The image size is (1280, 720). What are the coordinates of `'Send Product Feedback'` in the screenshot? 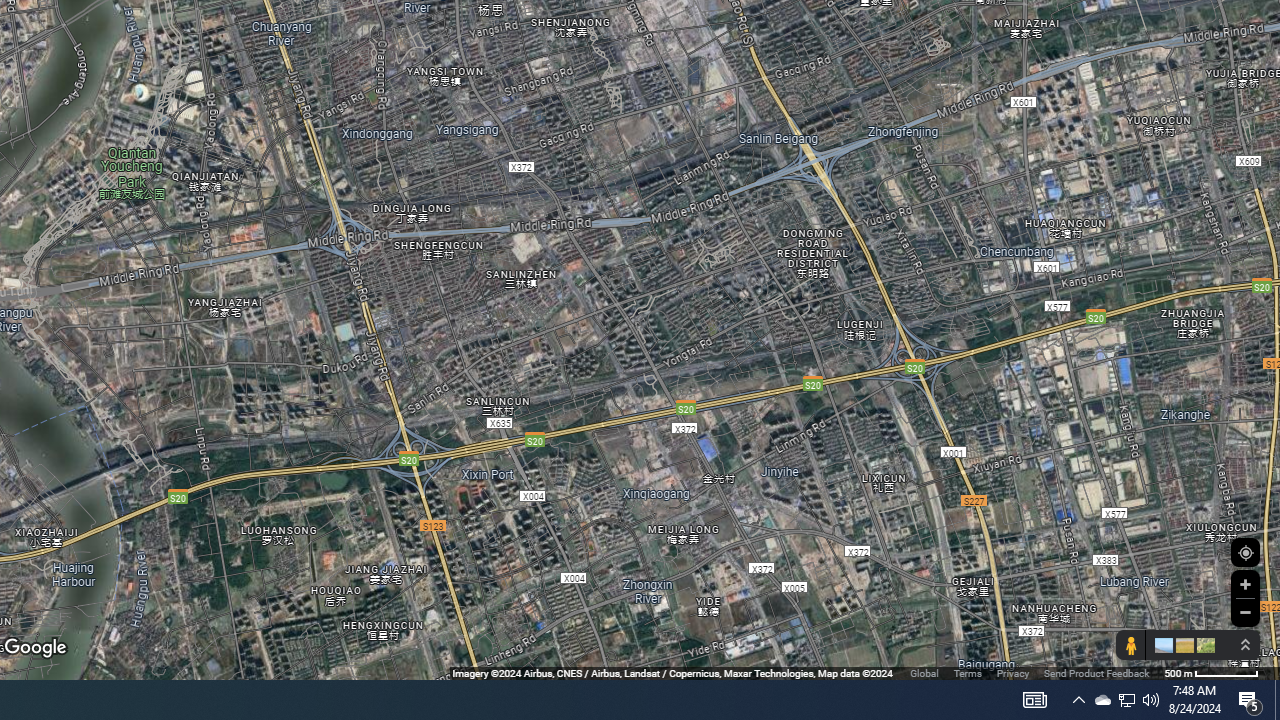 It's located at (1095, 673).